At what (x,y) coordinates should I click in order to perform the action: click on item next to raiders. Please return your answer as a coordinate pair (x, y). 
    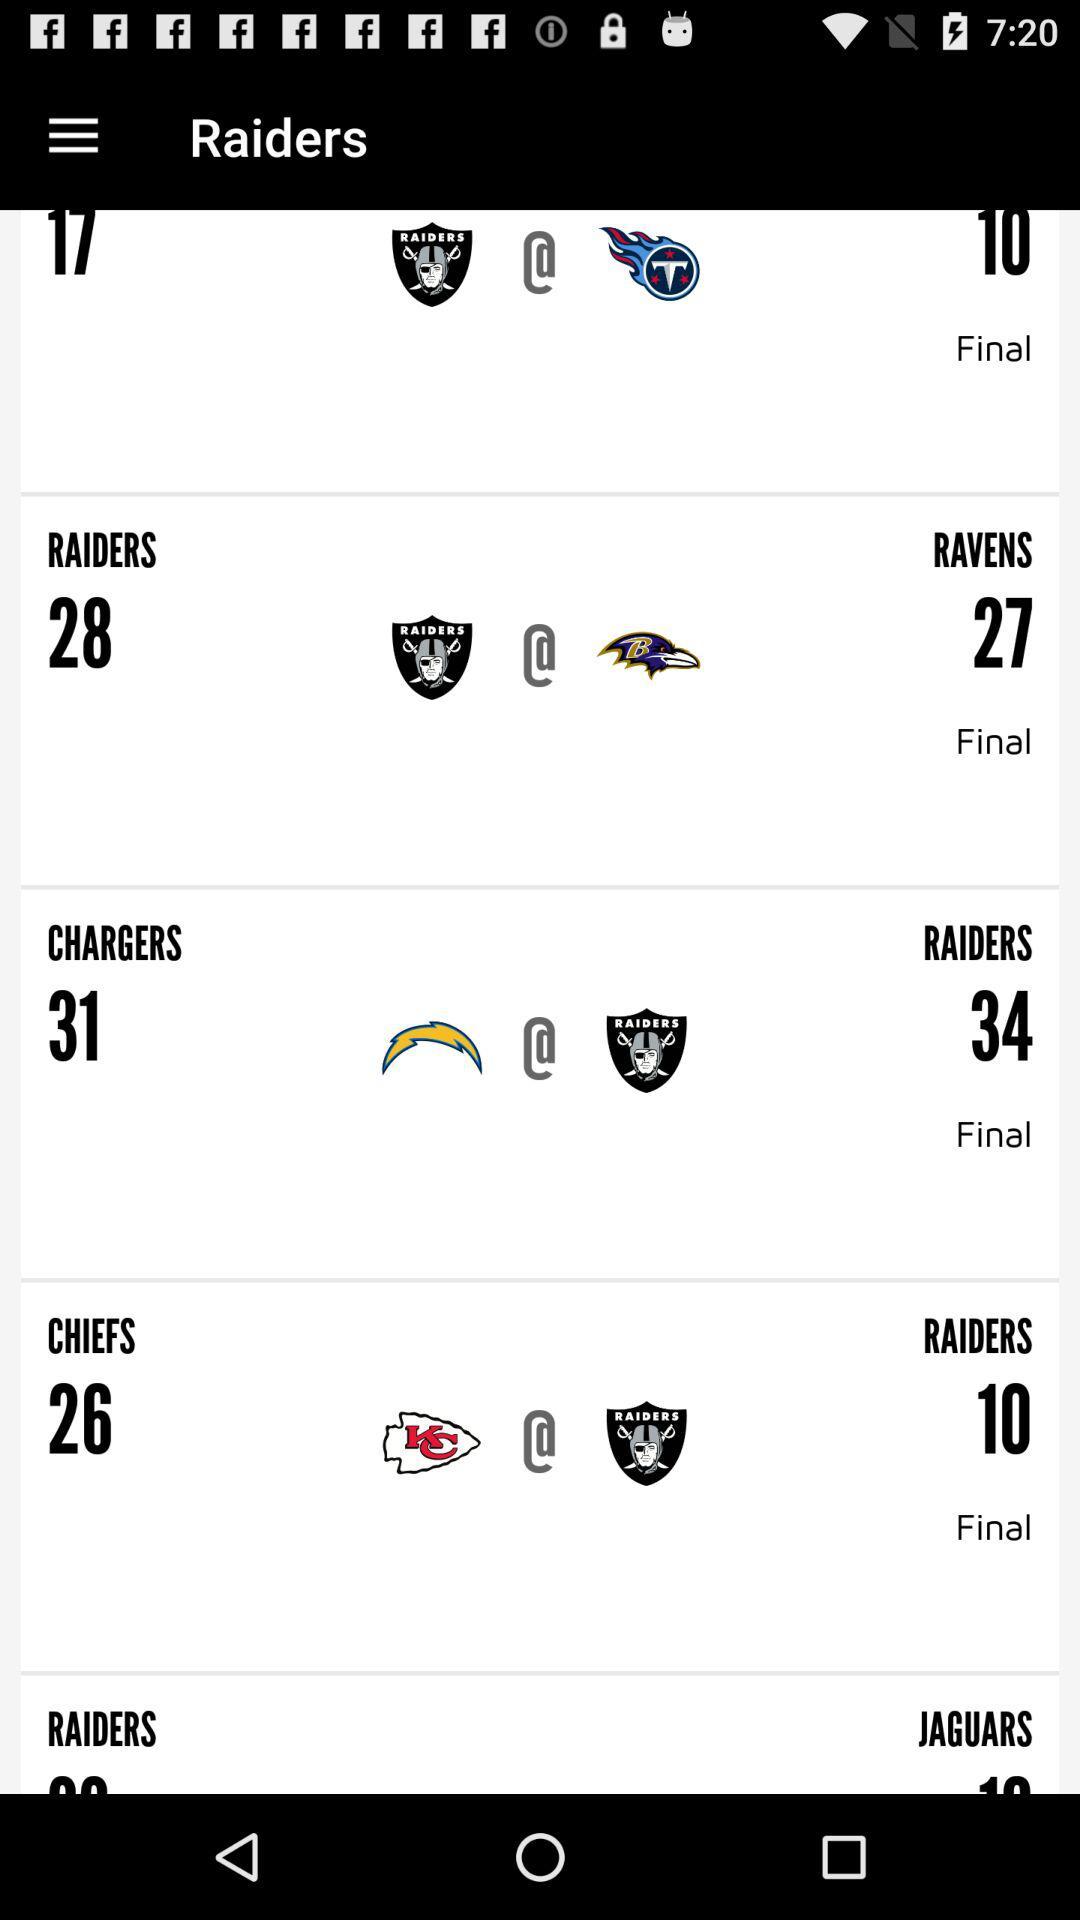
    Looking at the image, I should click on (300, 929).